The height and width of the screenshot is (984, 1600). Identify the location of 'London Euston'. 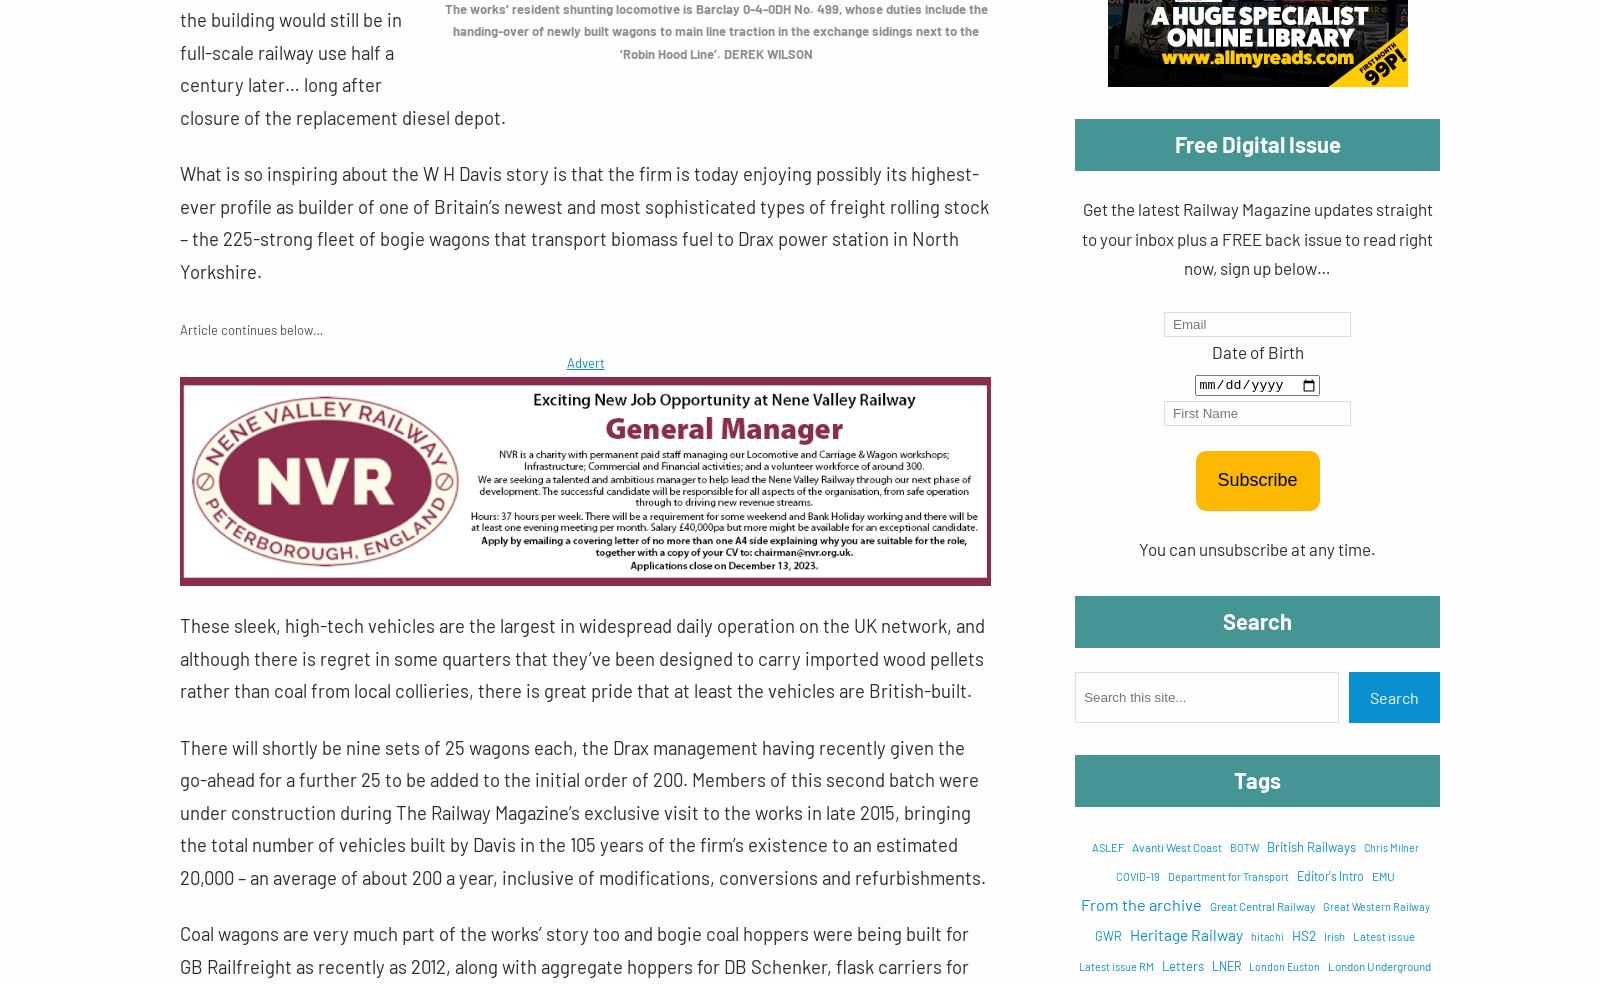
(1247, 965).